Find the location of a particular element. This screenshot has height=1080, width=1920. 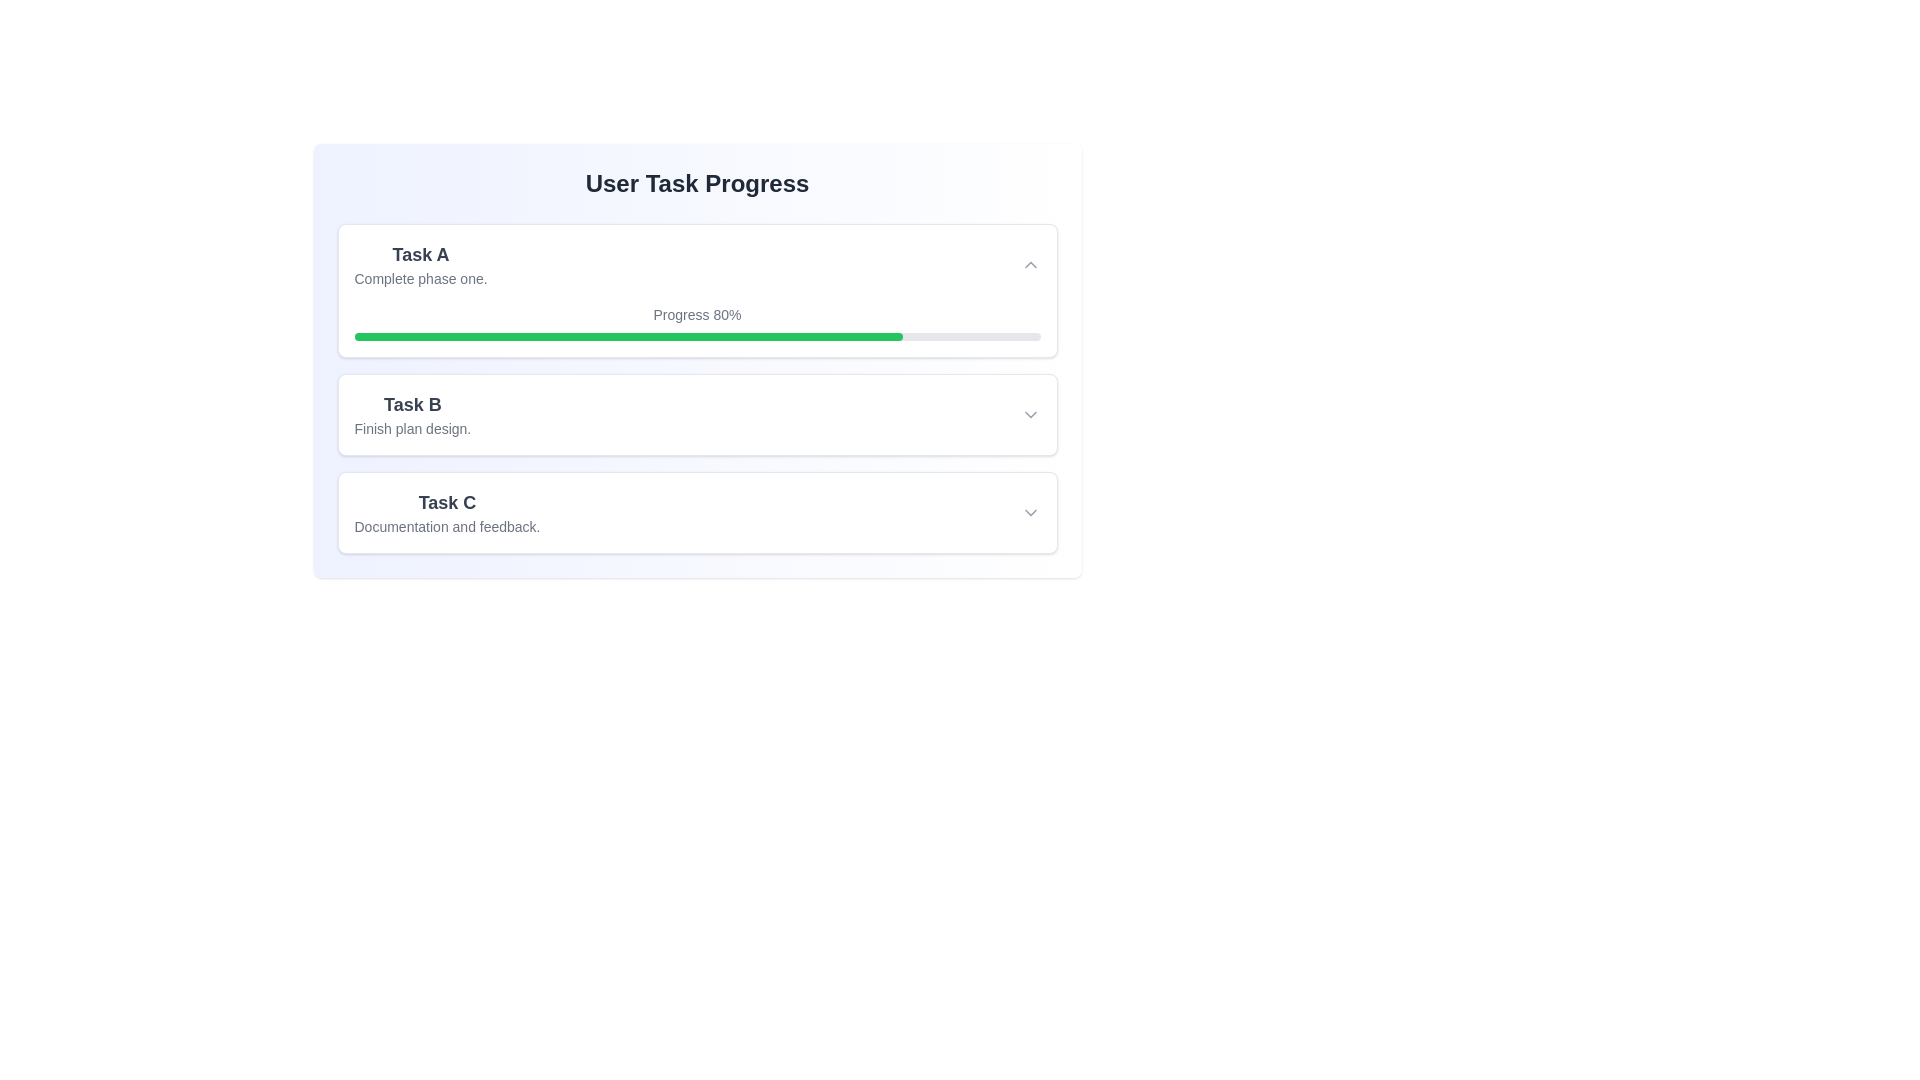

the icon button resembling a downward-pointing chevron located at the far-right side of the 'Task C' row is located at coordinates (1030, 512).